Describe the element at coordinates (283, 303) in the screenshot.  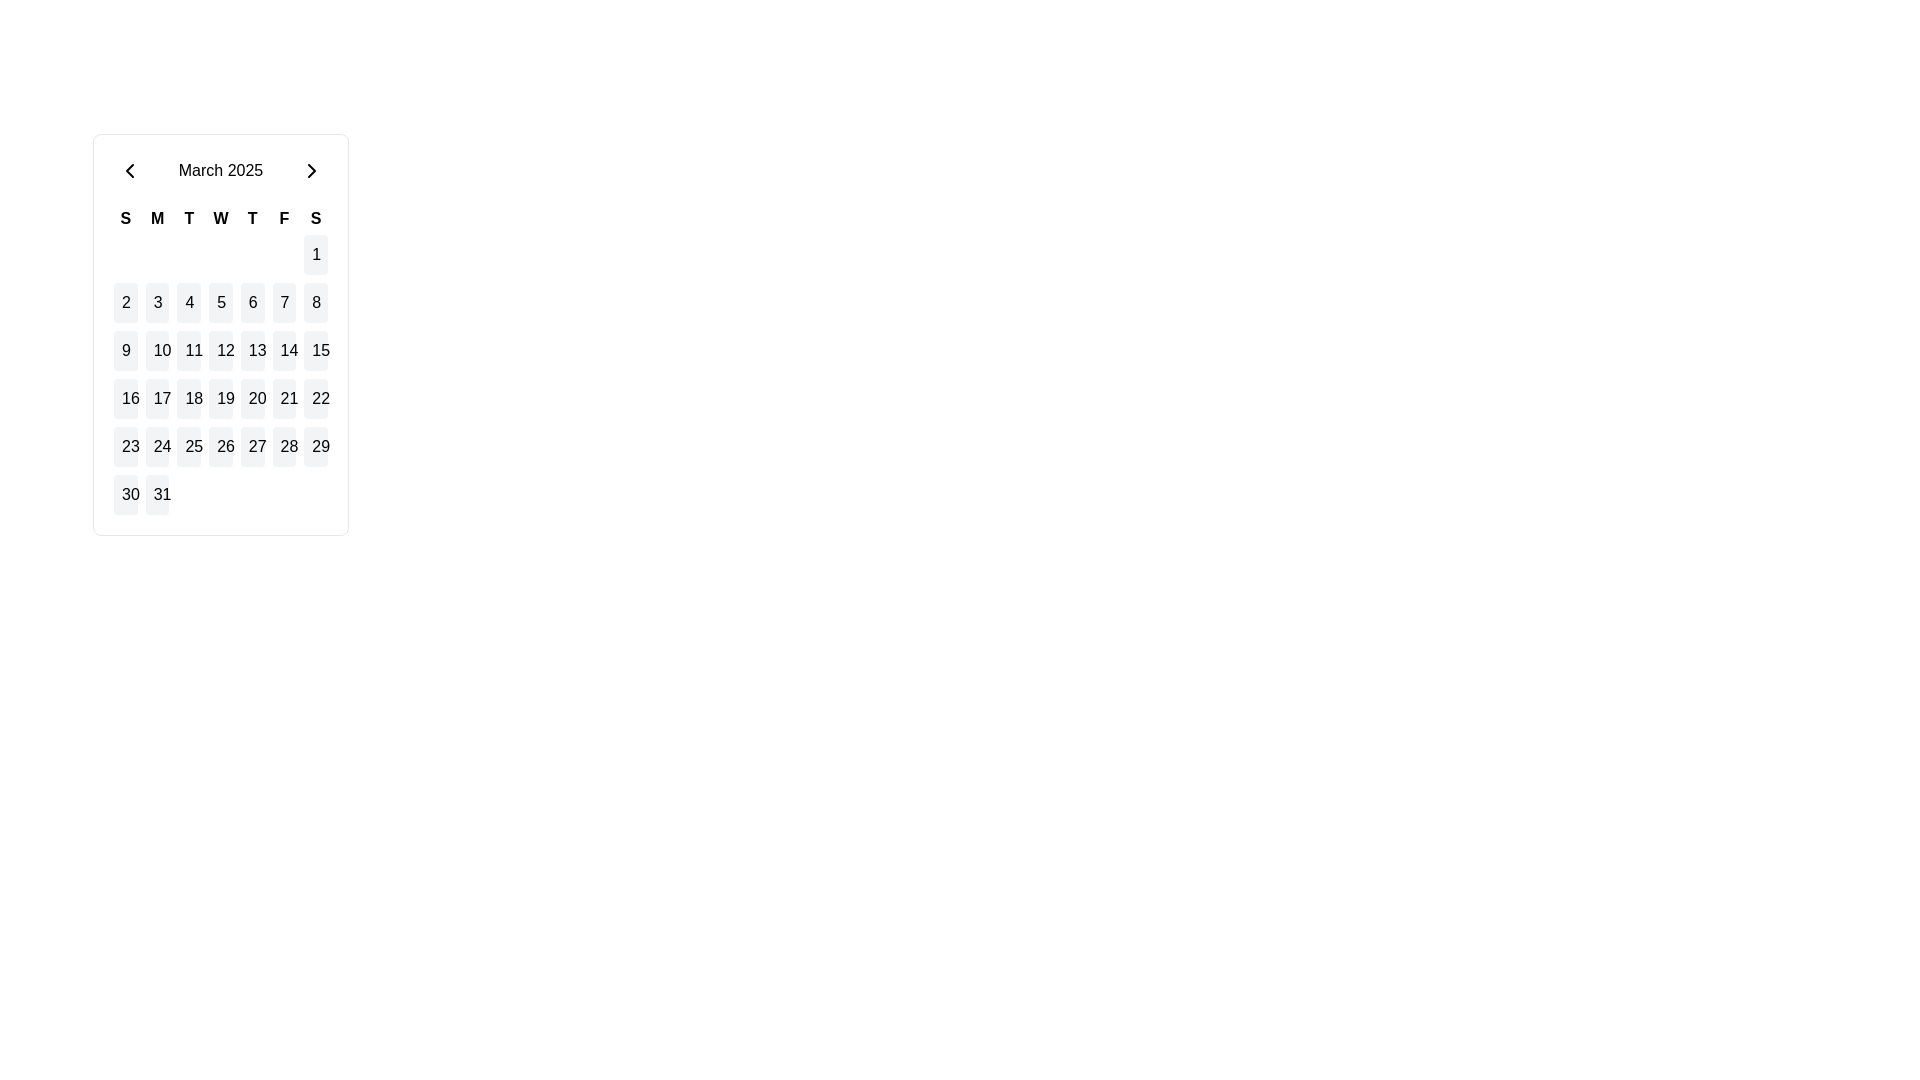
I see `the button displaying the number '7' in the calendar grid` at that location.